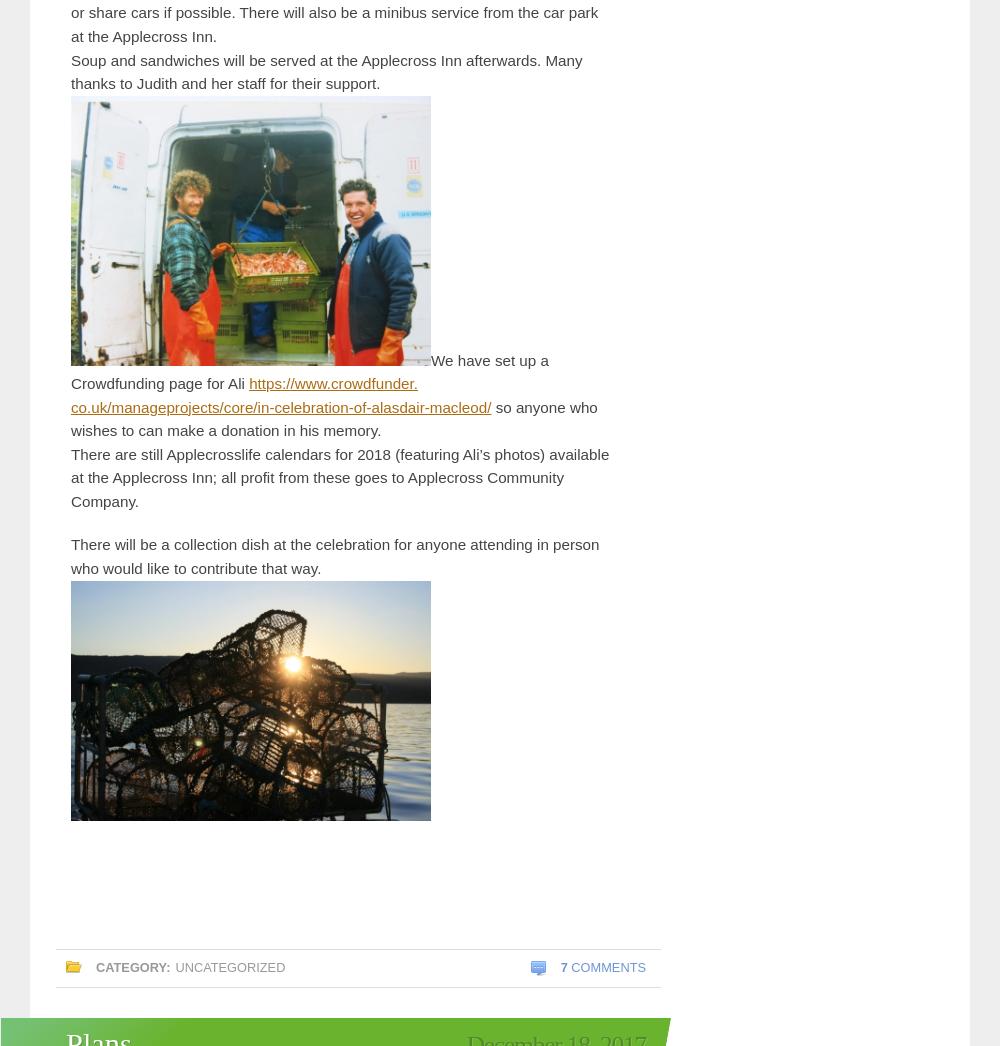 This screenshot has width=1000, height=1046. Describe the element at coordinates (229, 966) in the screenshot. I see `'Uncategorized'` at that location.